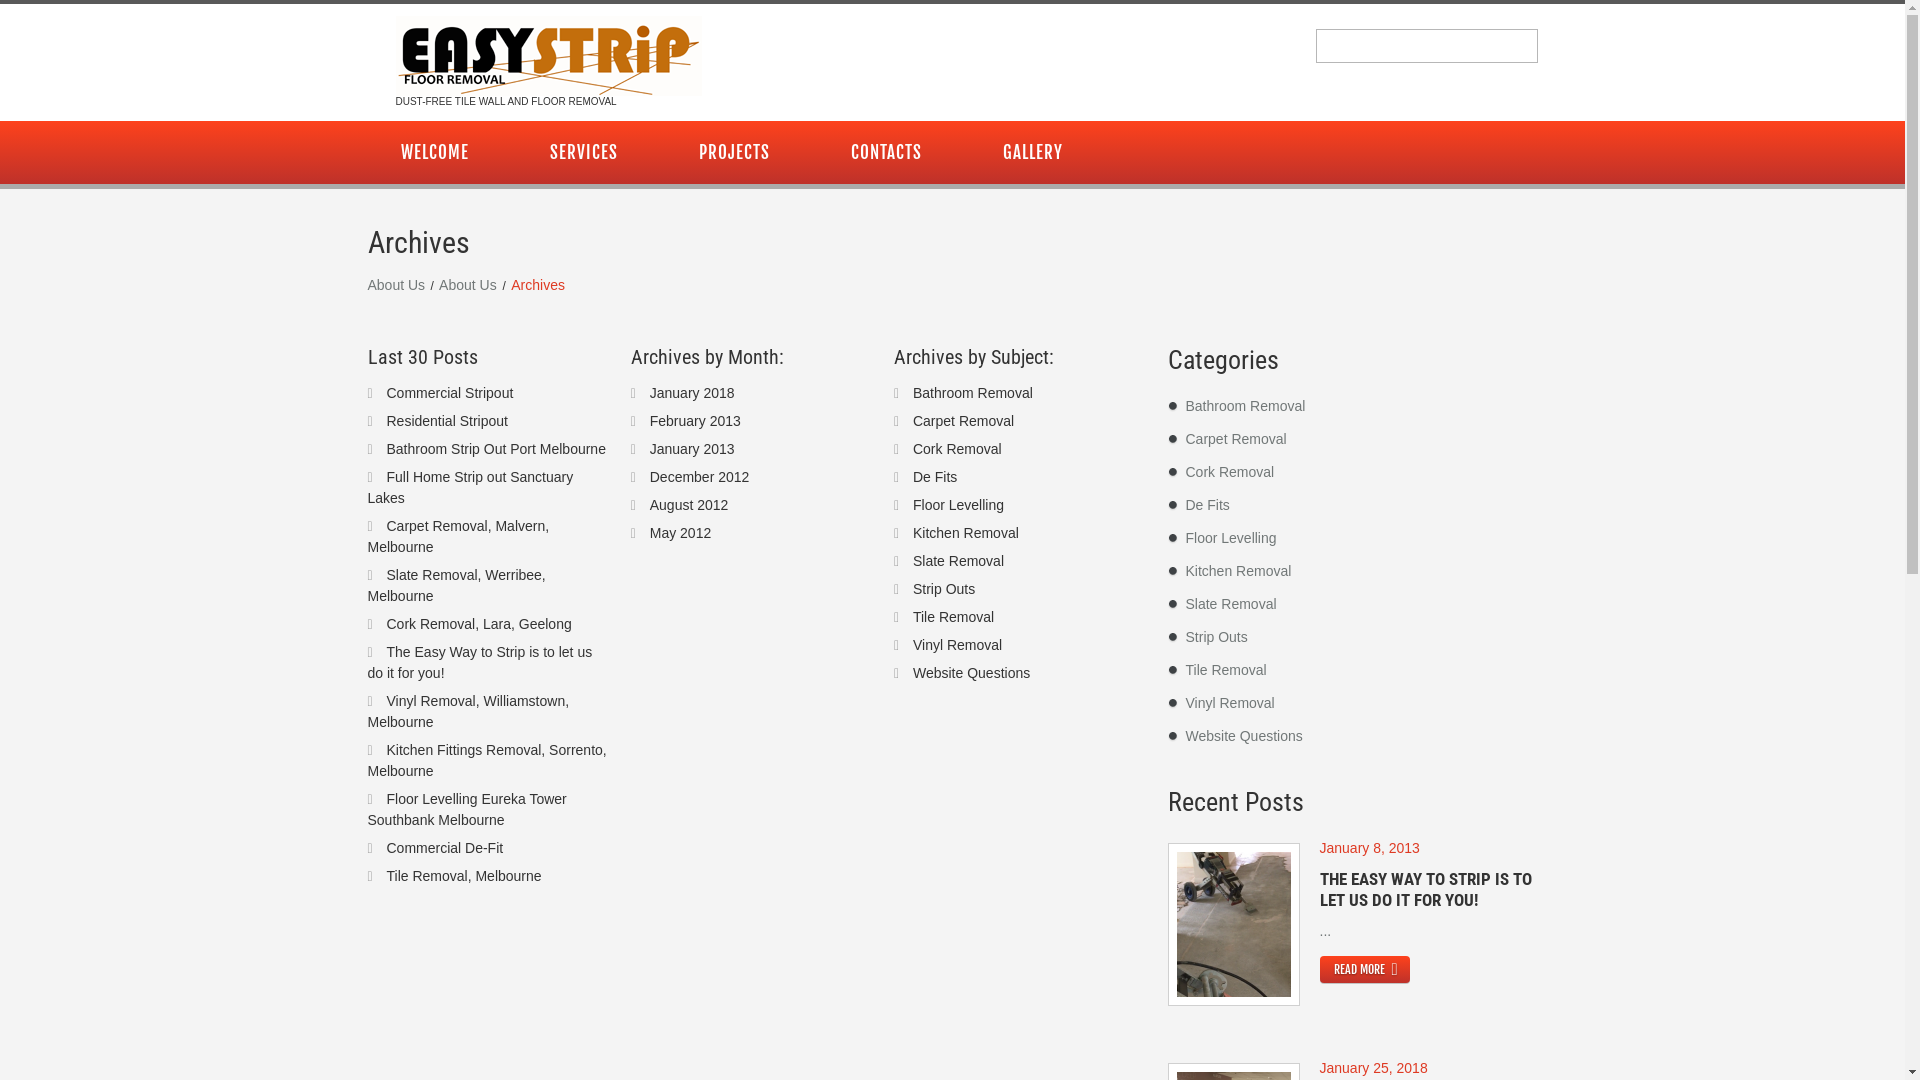  What do you see at coordinates (368, 584) in the screenshot?
I see `'Slate Removal, Werribee, Melbourne'` at bounding box center [368, 584].